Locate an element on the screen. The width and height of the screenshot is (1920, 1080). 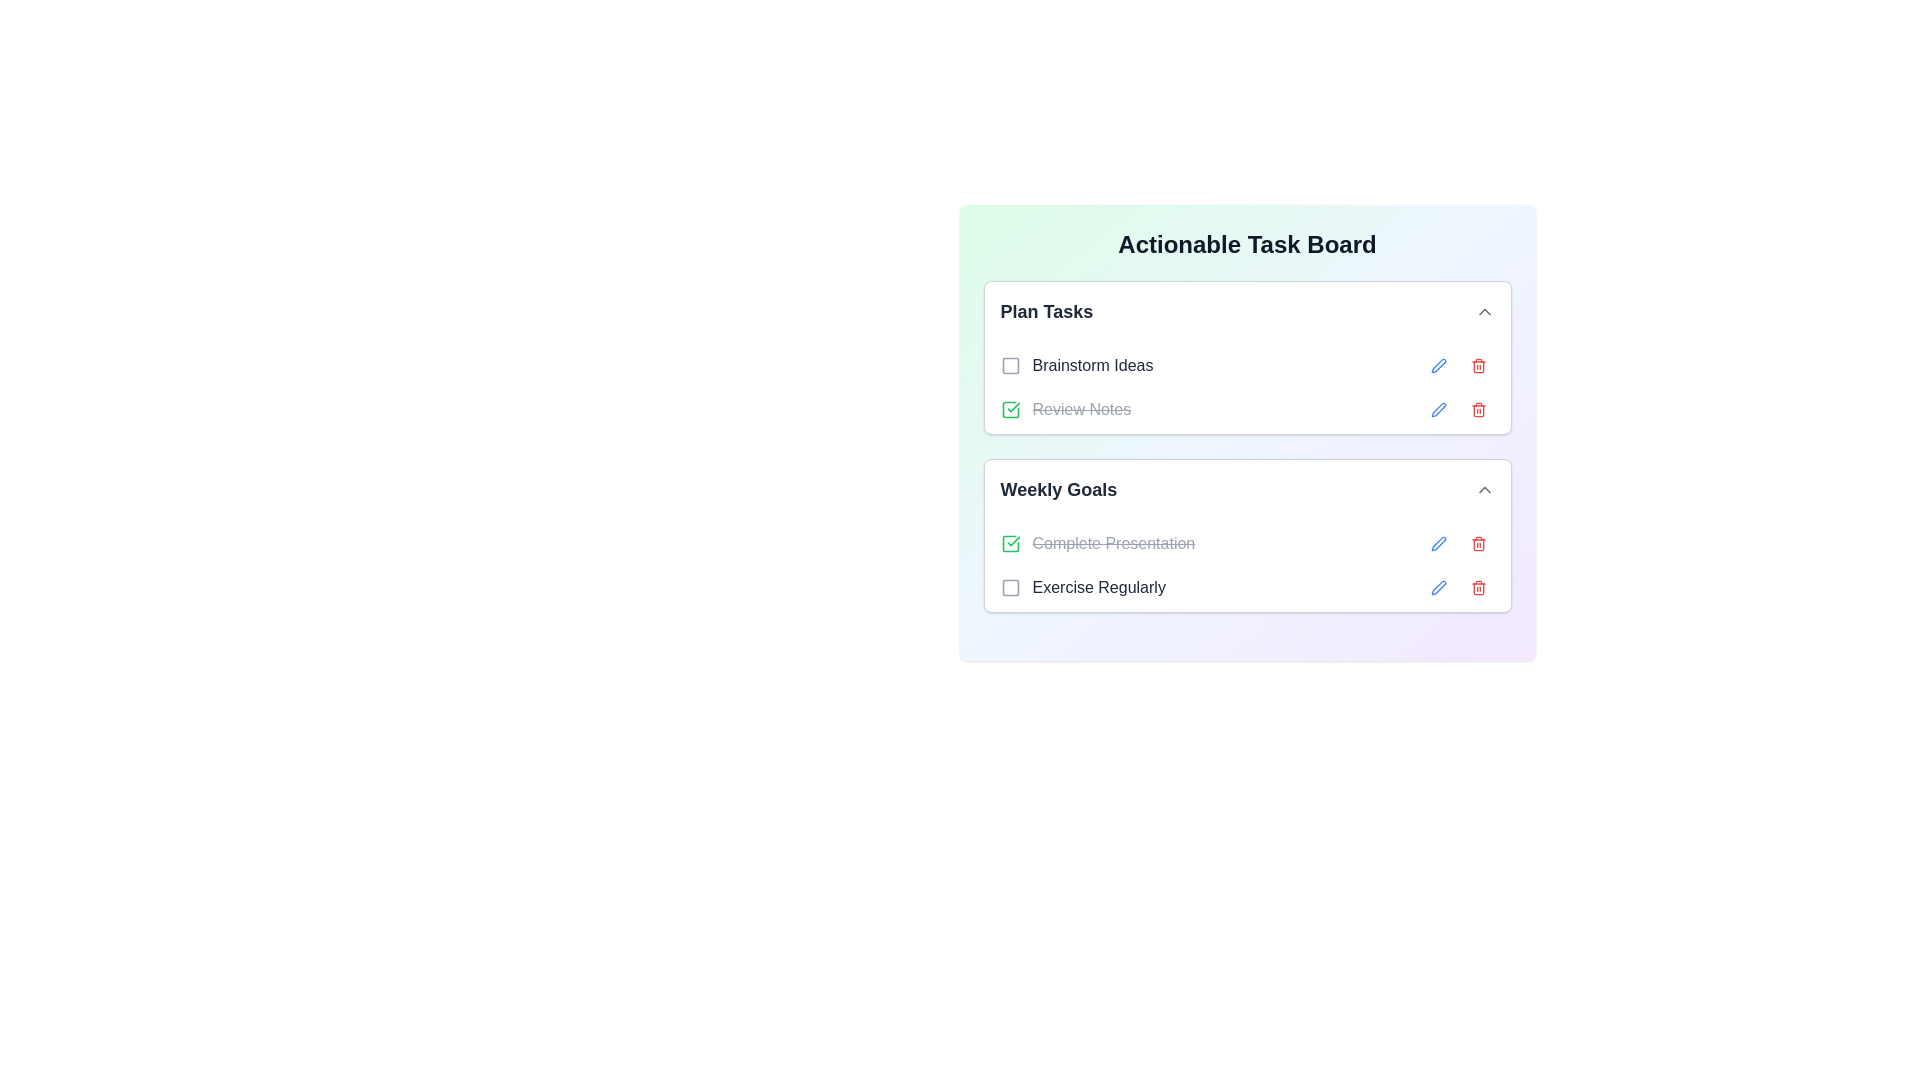
the checkbox of the 'Review Notes' task in the 'Plan Tasks' section is located at coordinates (1064, 408).